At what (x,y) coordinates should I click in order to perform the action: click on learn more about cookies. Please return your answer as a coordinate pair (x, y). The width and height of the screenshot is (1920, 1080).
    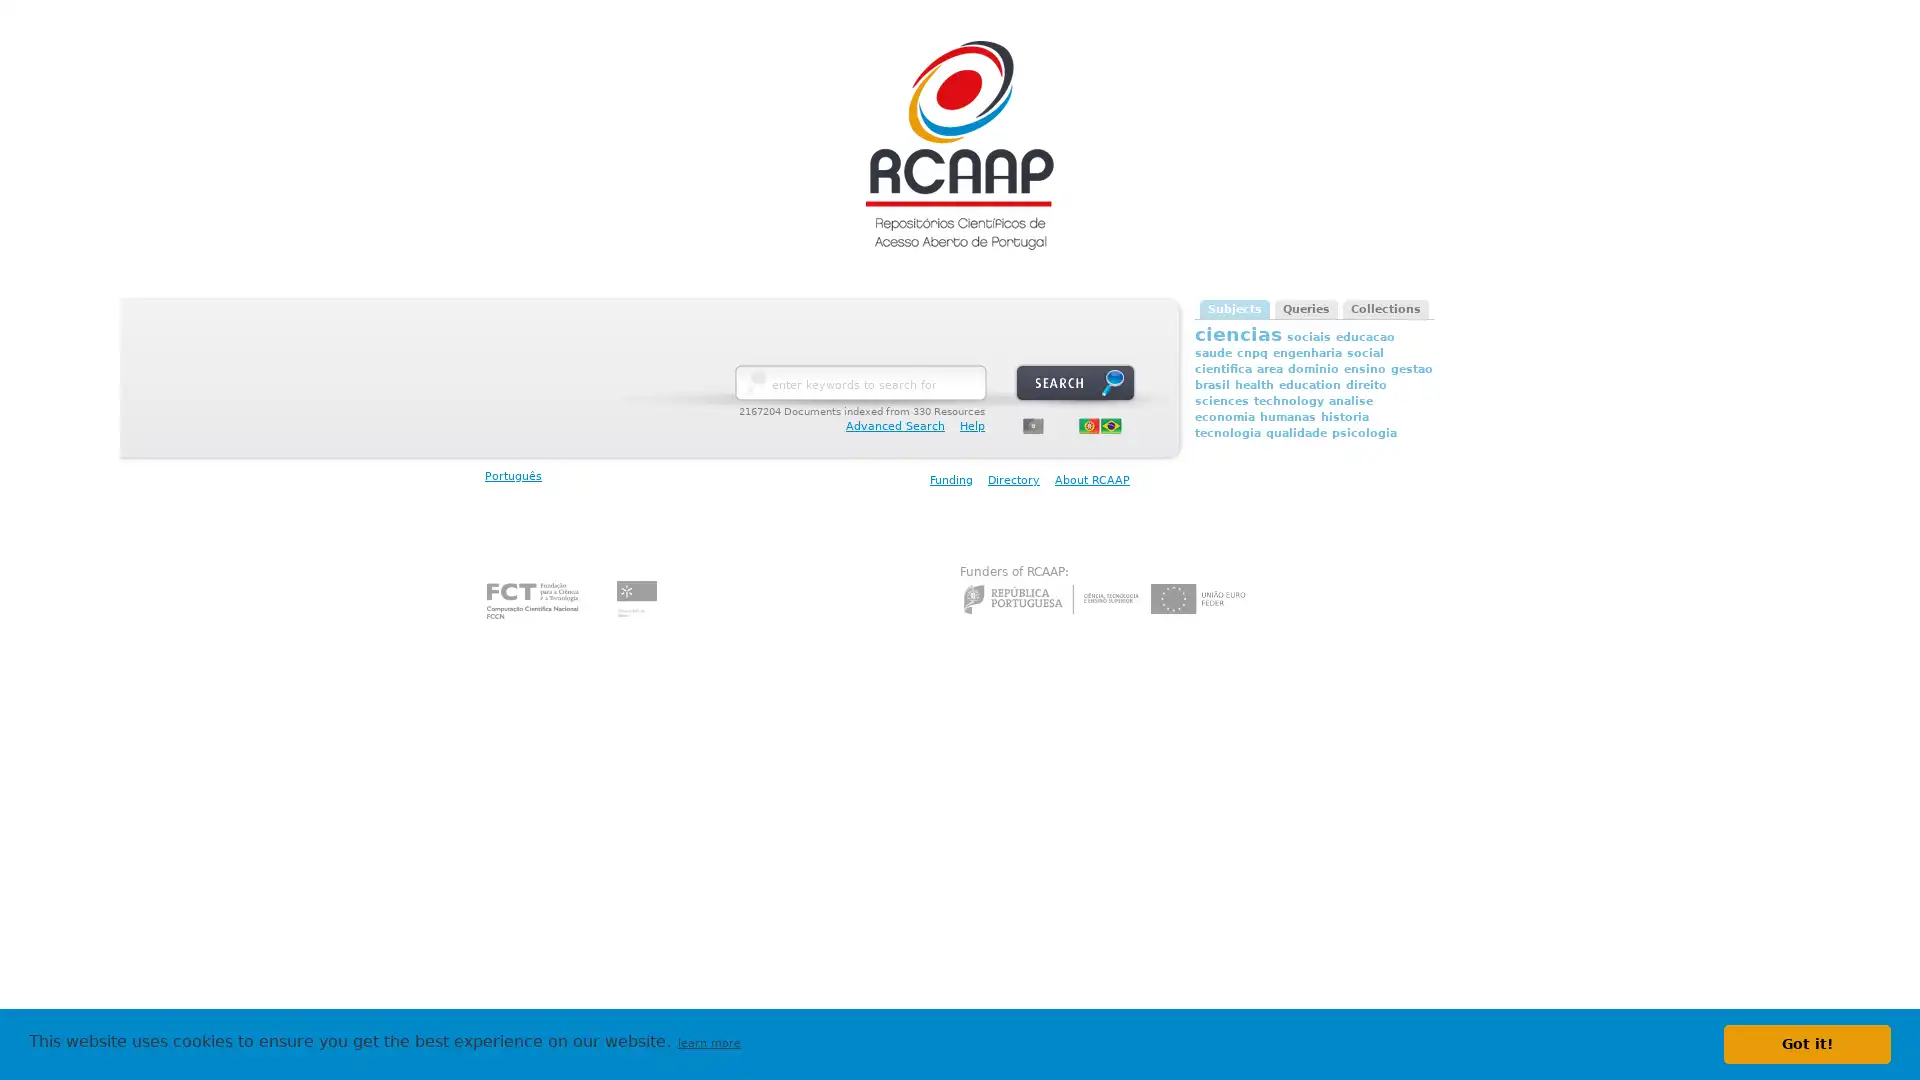
    Looking at the image, I should click on (709, 1043).